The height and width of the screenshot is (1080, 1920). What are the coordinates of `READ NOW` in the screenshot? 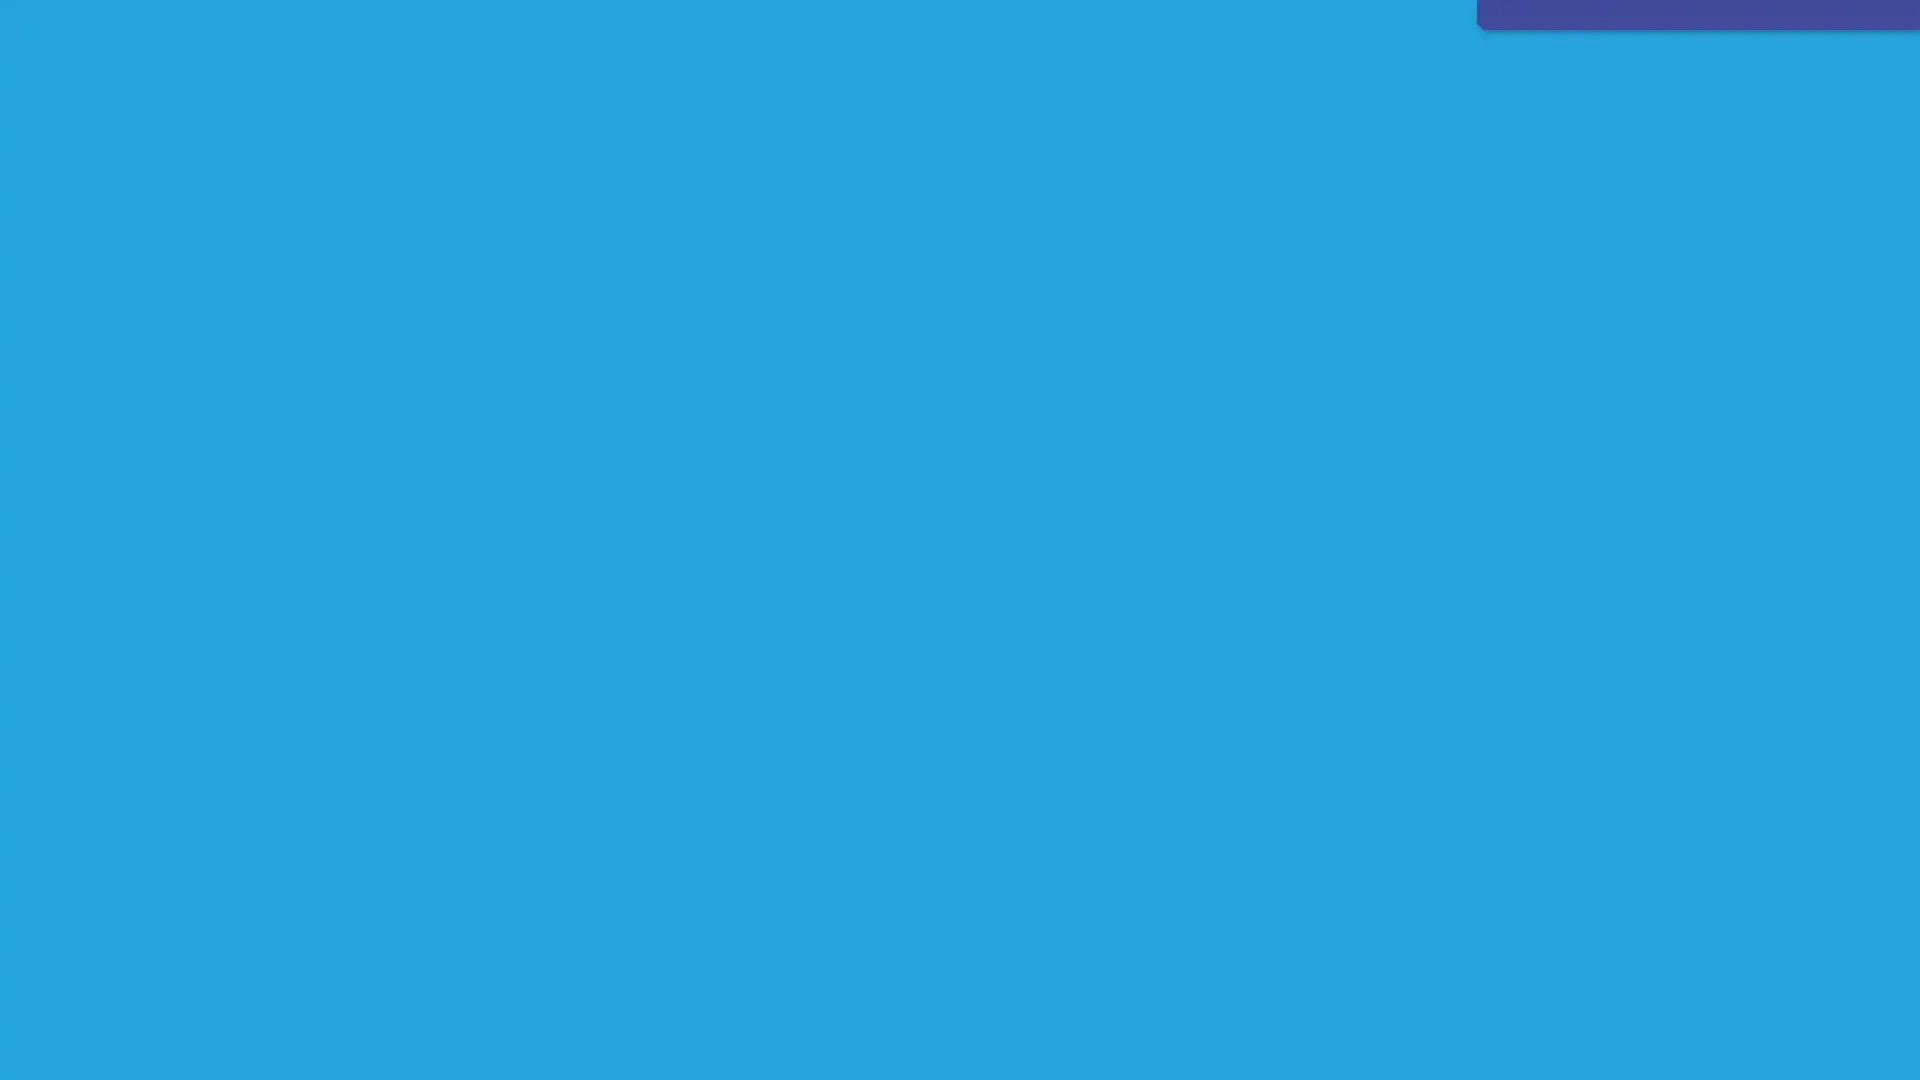 It's located at (824, 836).